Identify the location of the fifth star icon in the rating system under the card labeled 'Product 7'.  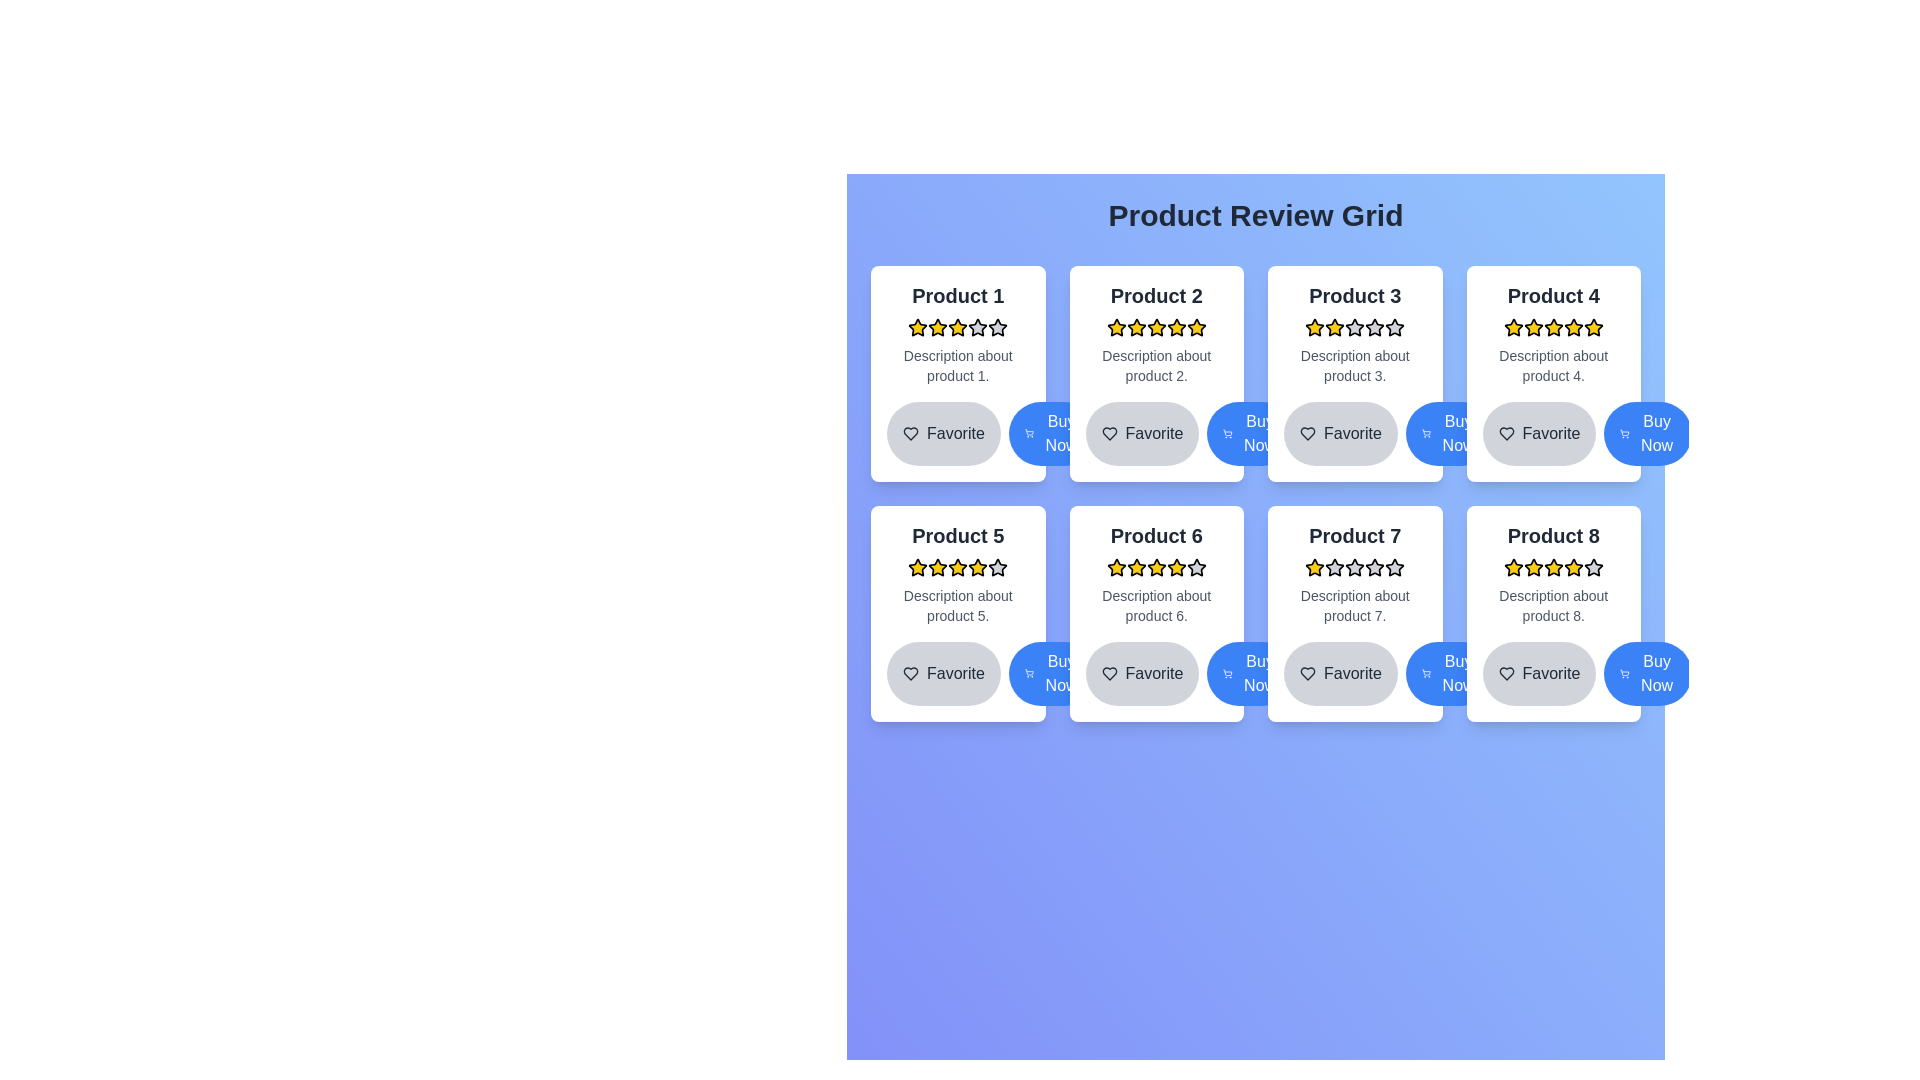
(1374, 567).